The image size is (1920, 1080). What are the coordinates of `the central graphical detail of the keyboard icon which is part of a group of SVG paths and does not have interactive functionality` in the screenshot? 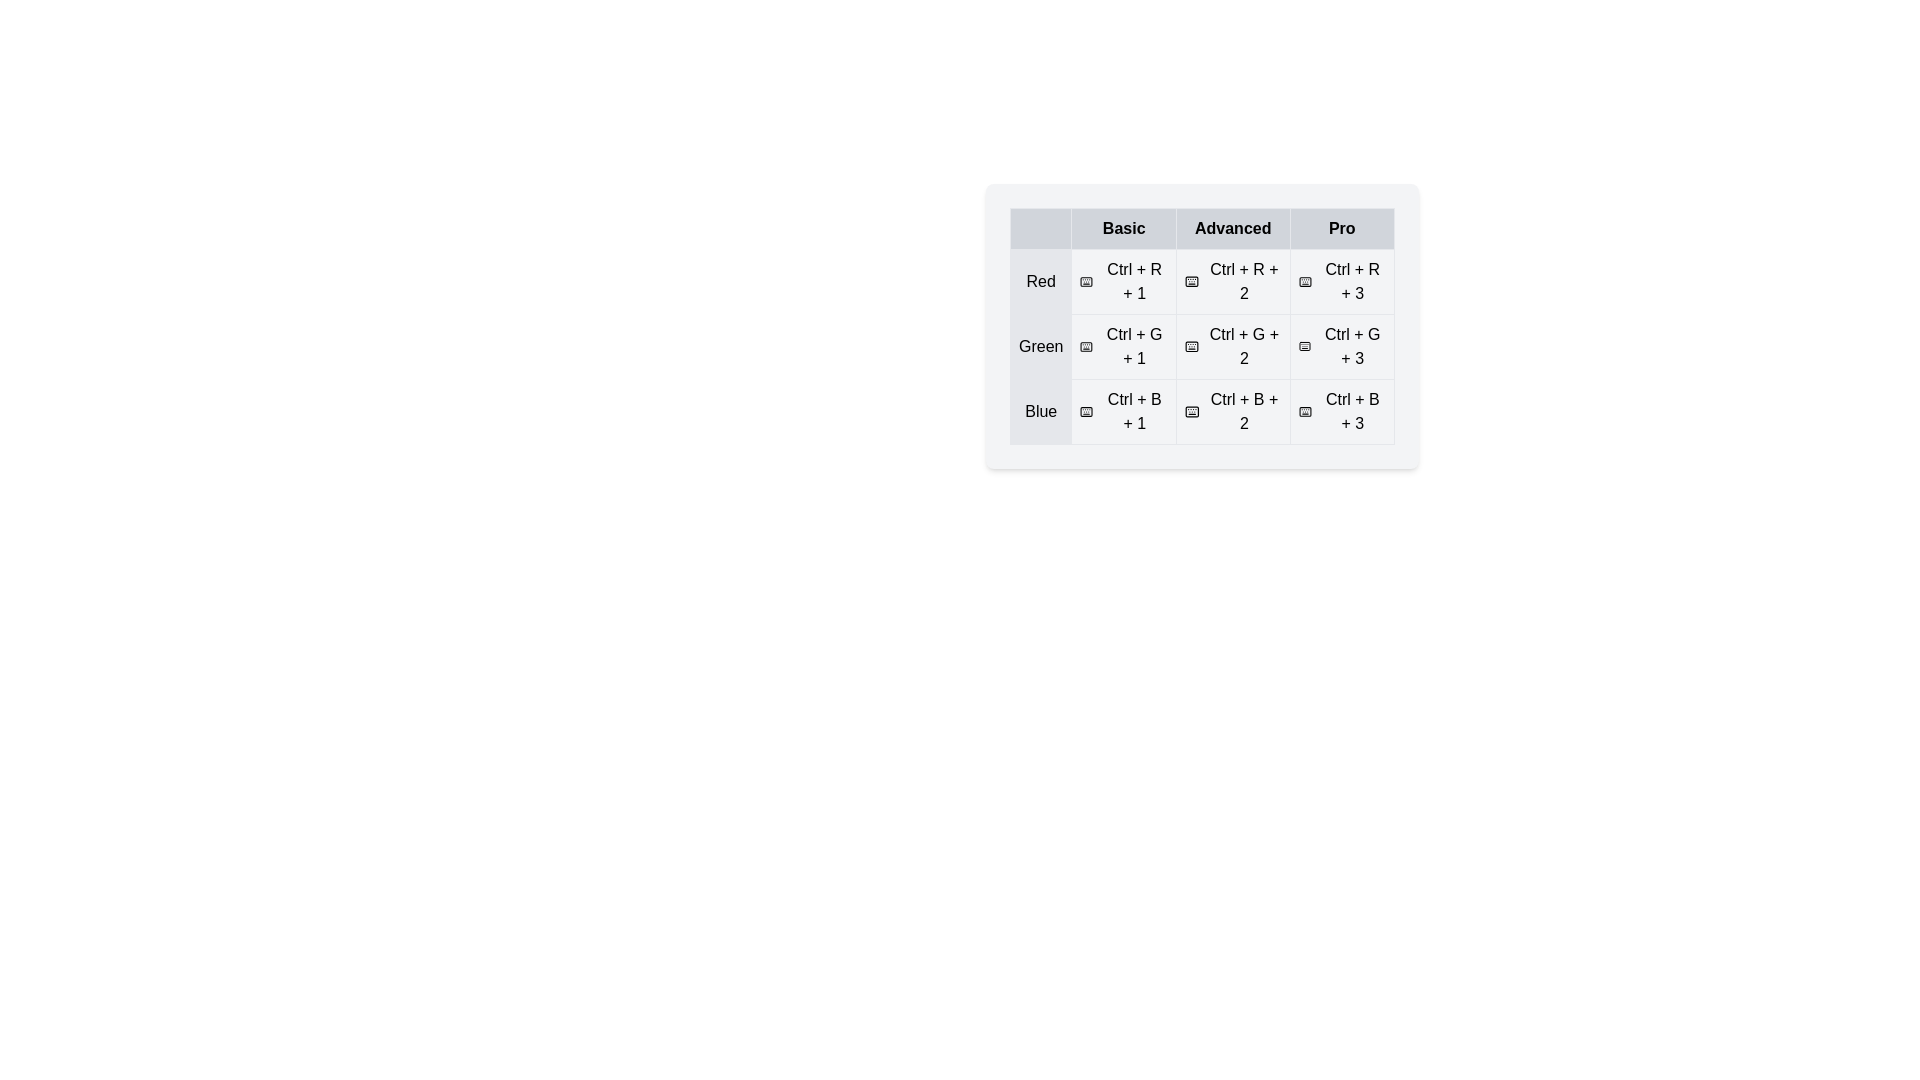 It's located at (1305, 411).